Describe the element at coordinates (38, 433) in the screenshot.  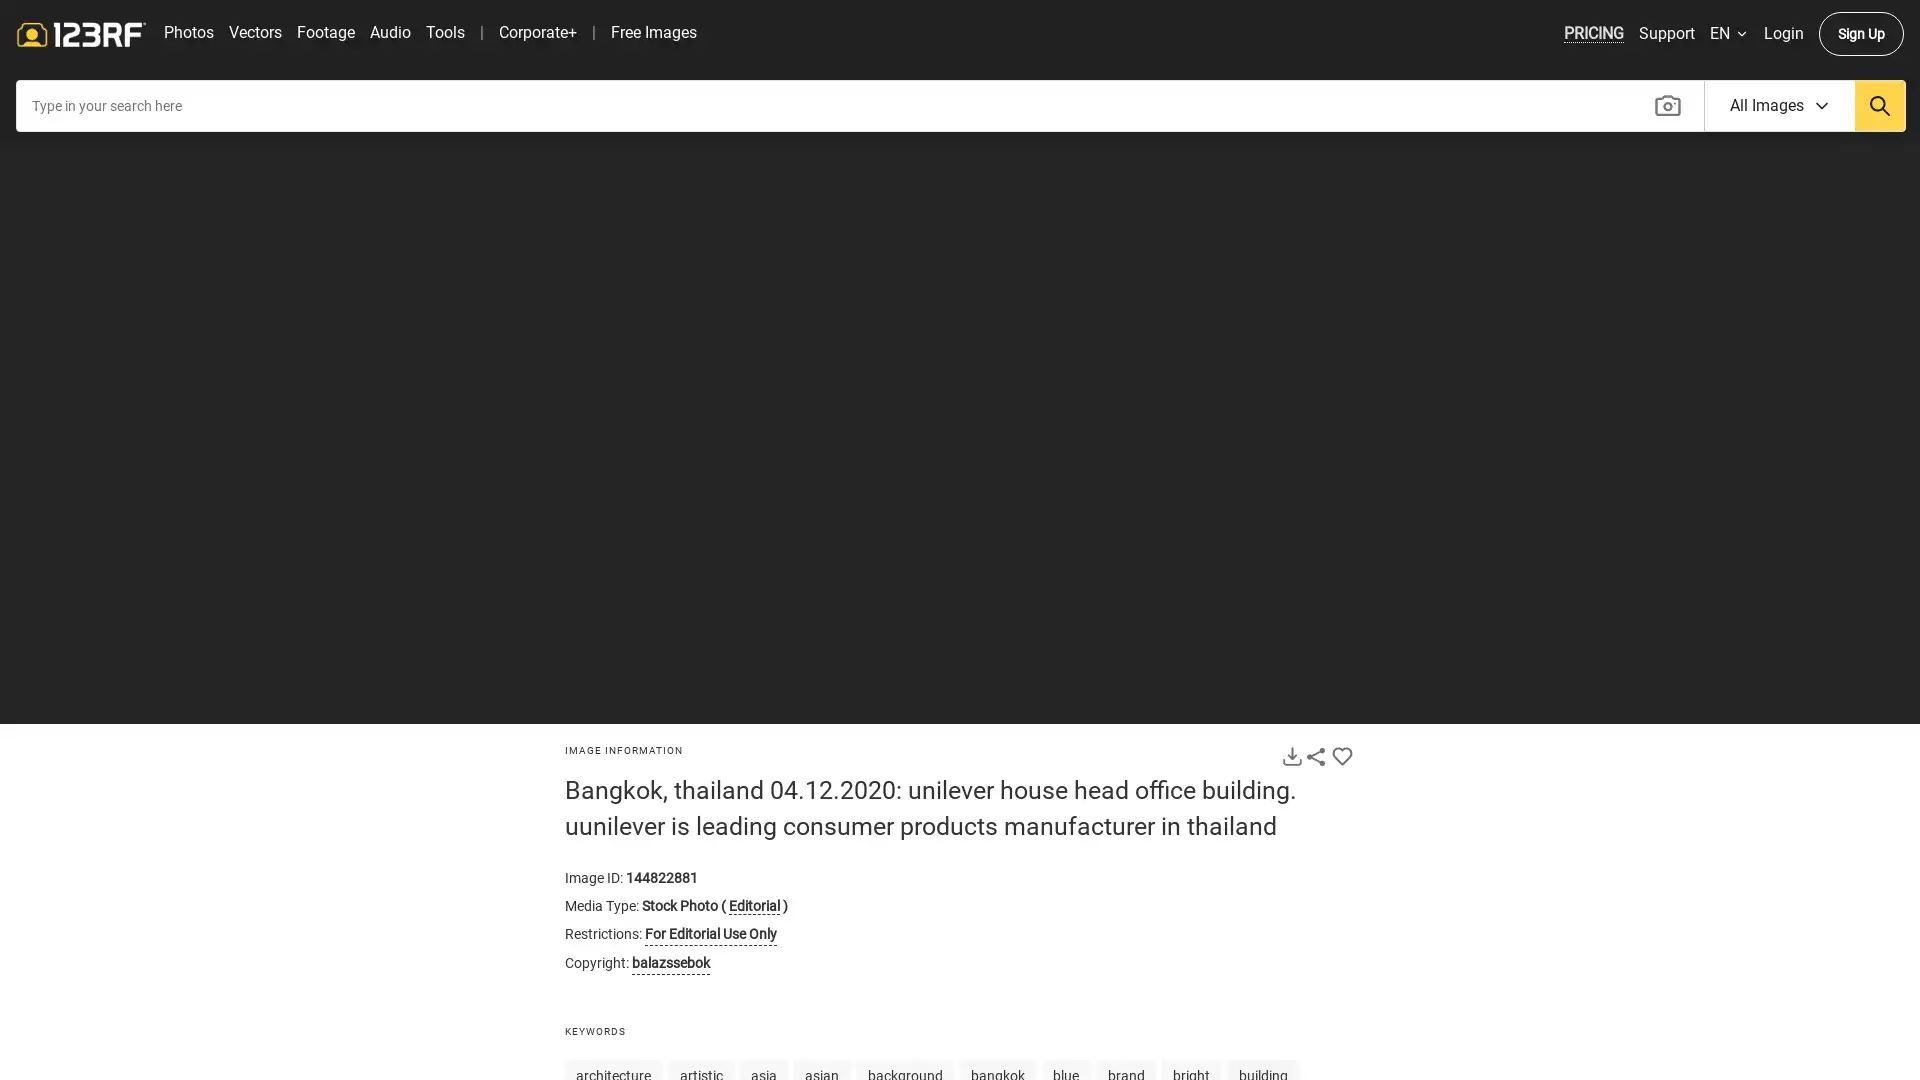
I see `Auto` at that location.